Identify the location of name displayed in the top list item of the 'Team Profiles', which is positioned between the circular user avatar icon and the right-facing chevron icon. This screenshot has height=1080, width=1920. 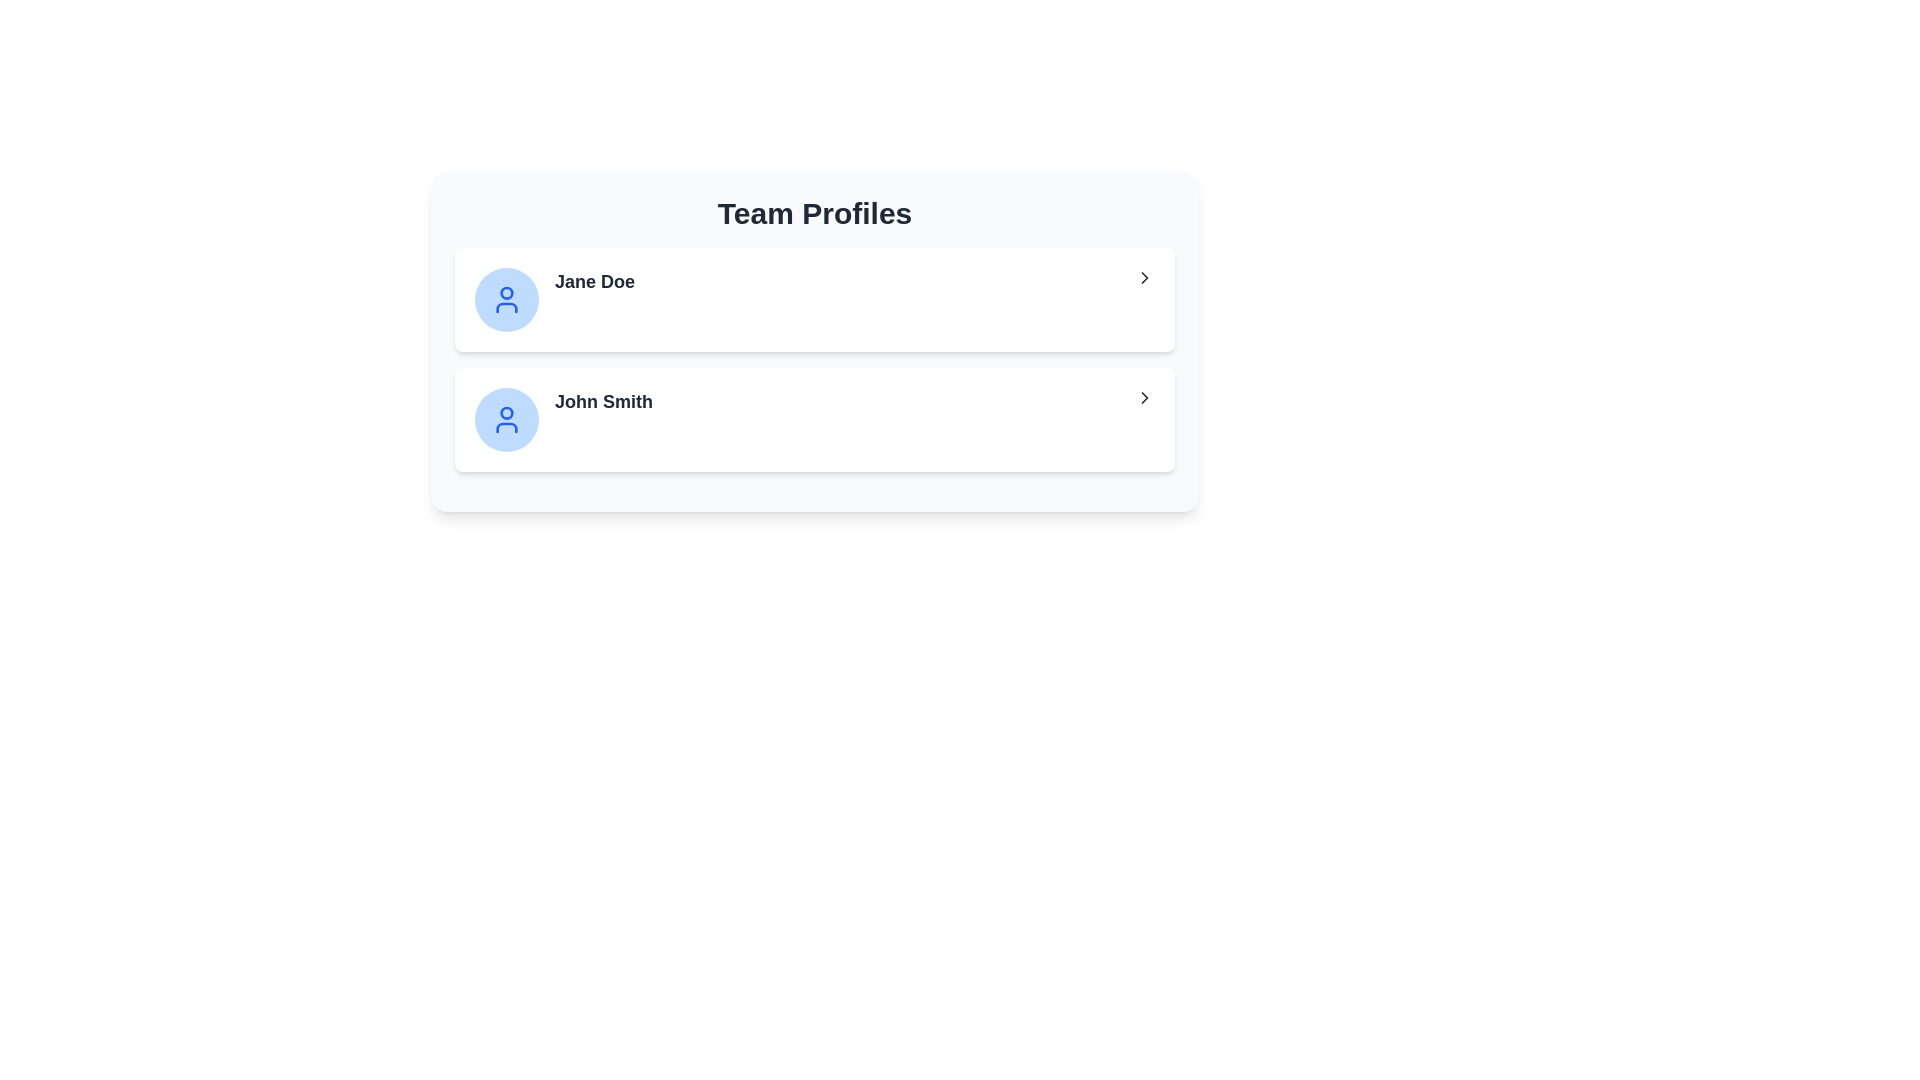
(594, 281).